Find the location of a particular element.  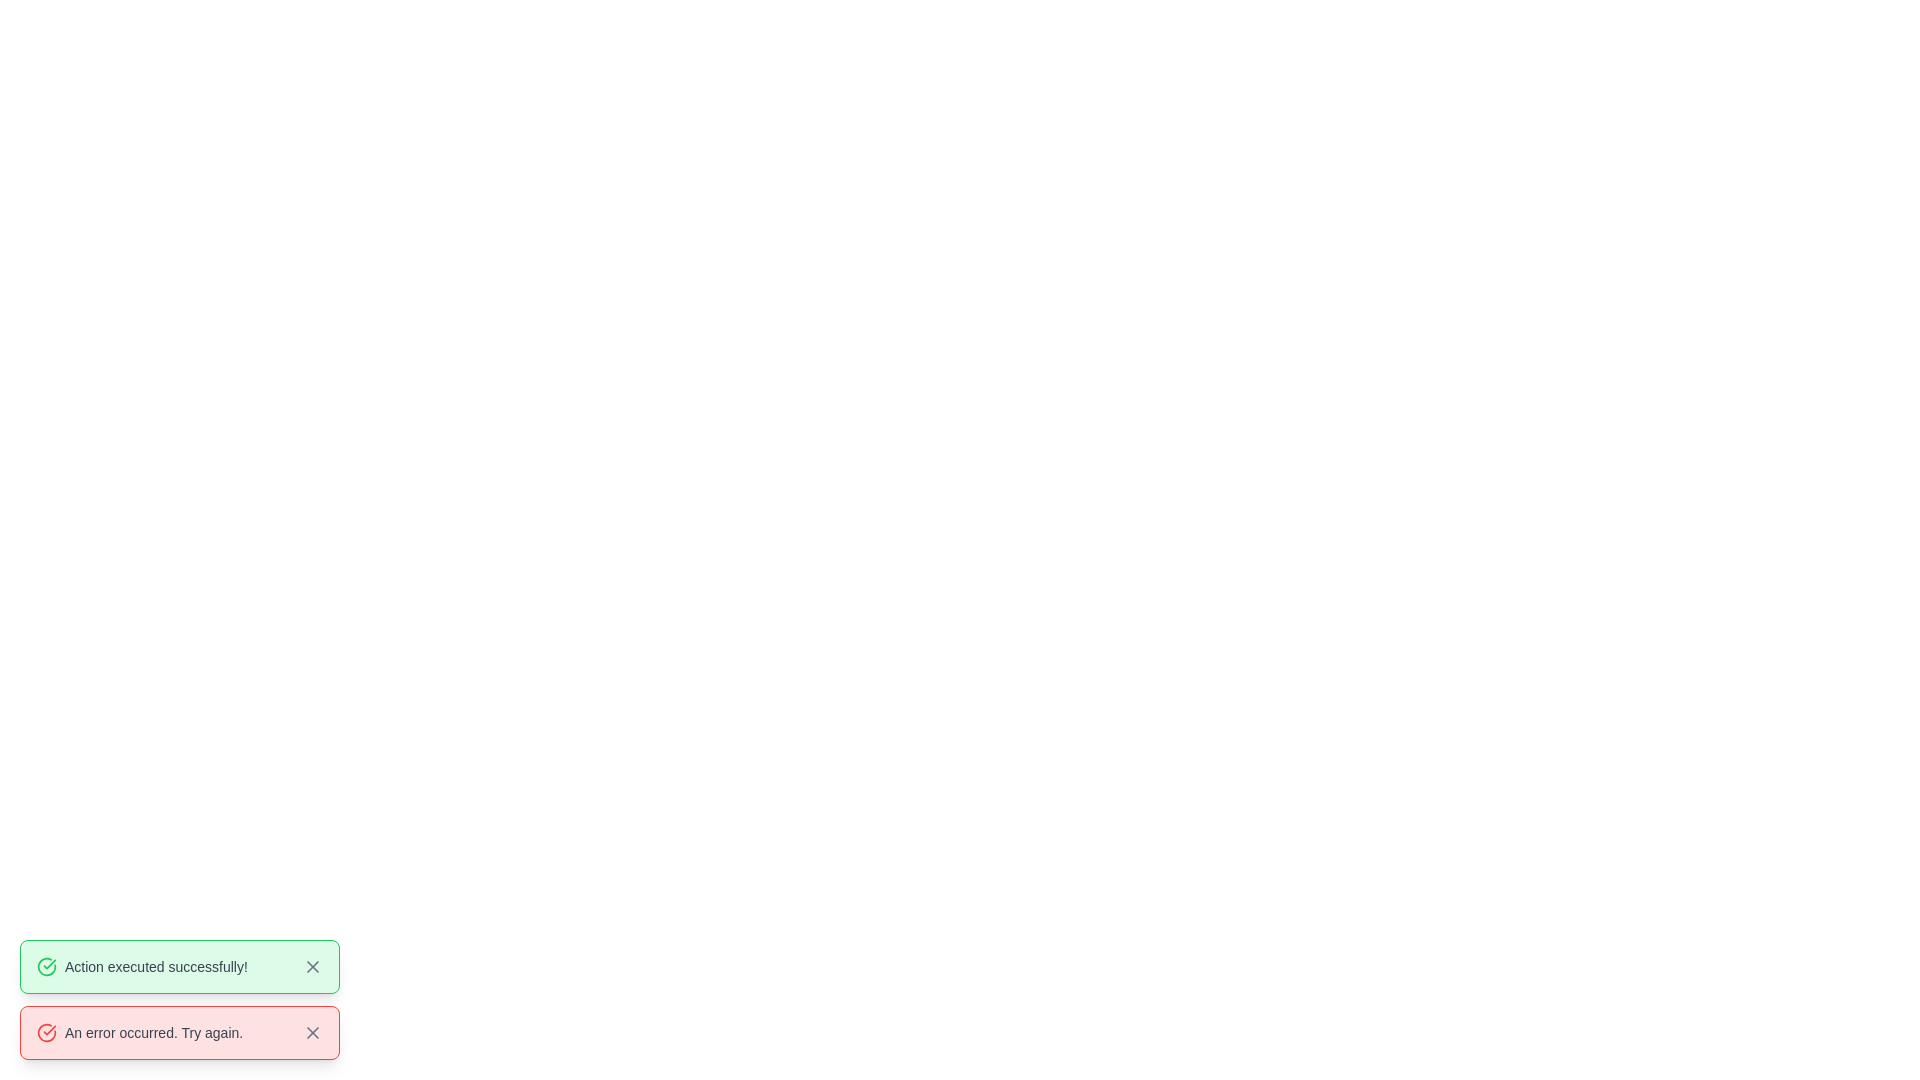

the status message text label, which is located inside a green notification box, positioned to the right of a checkmark icon and before a small close button is located at coordinates (155, 966).